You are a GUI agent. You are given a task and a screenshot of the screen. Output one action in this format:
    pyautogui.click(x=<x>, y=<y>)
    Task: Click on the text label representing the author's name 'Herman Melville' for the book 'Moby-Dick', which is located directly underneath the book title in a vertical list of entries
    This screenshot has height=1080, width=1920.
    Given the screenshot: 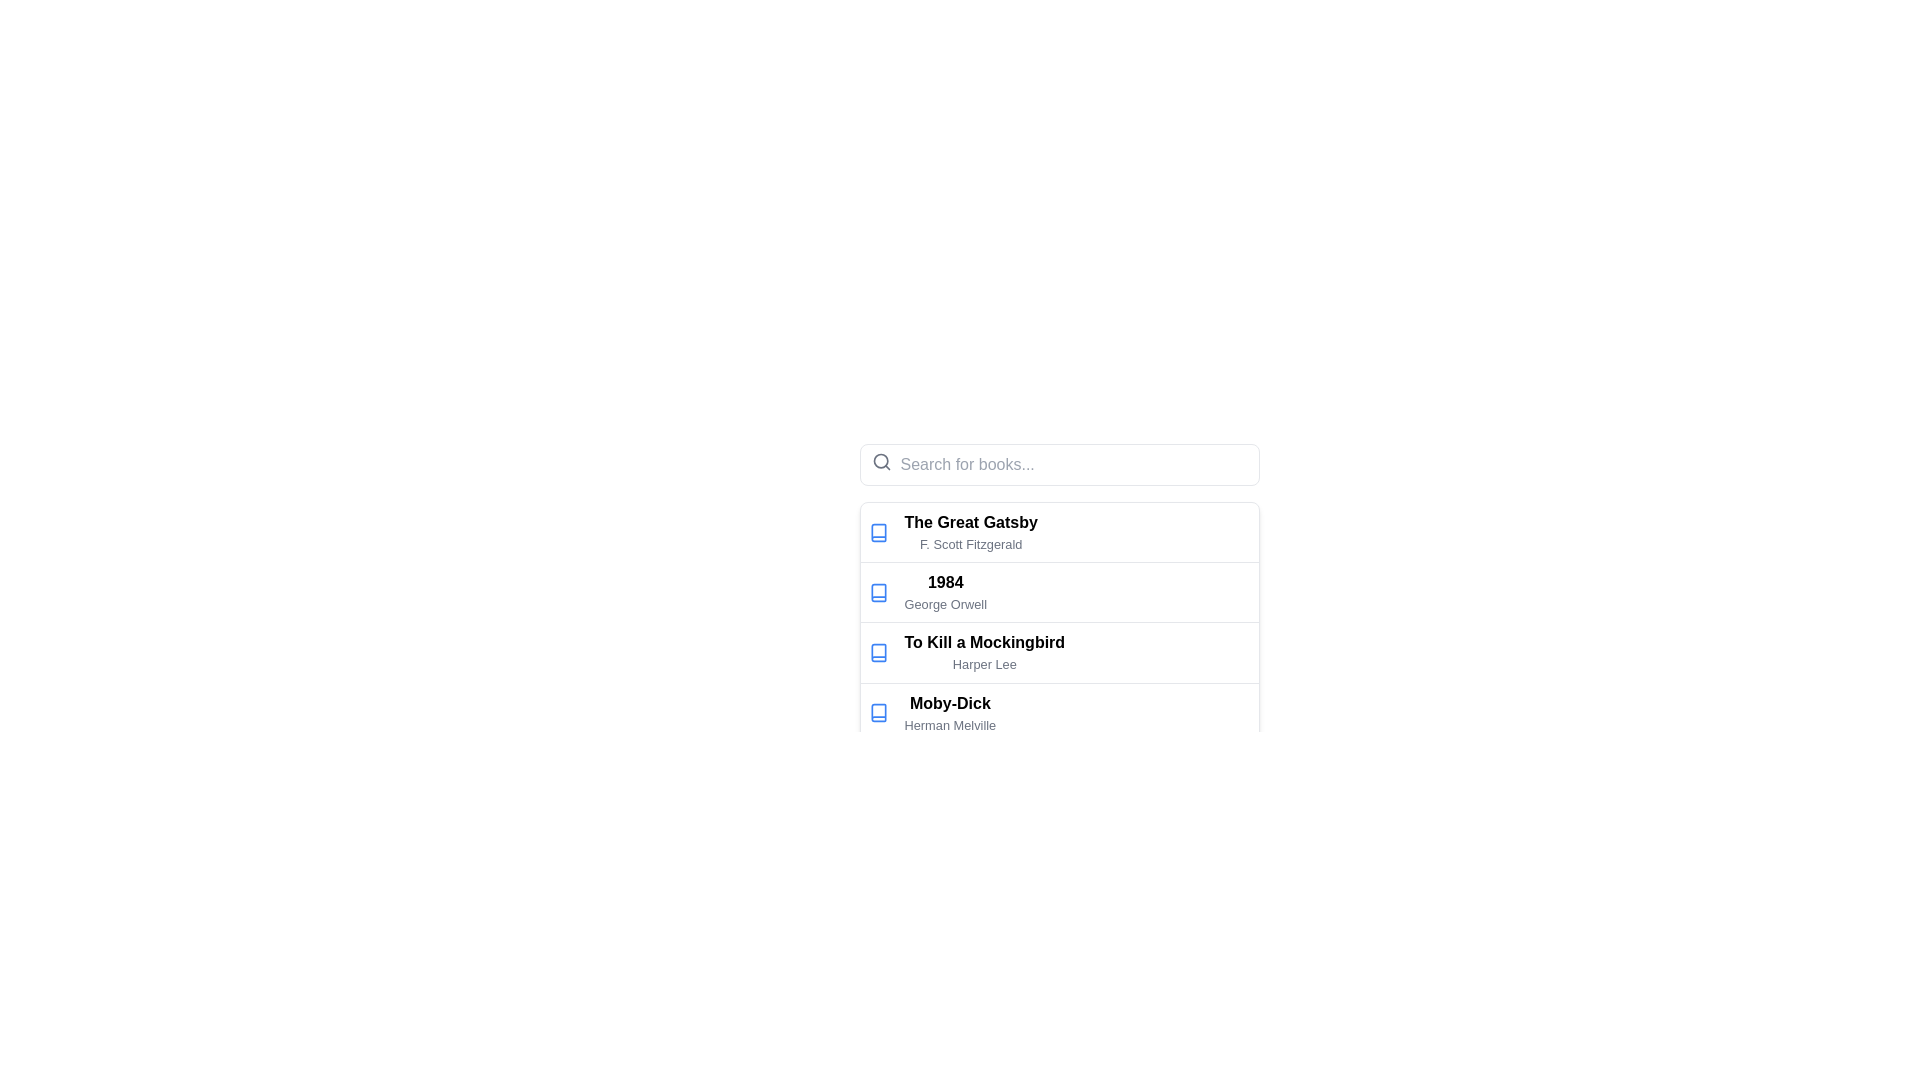 What is the action you would take?
    pyautogui.click(x=949, y=725)
    